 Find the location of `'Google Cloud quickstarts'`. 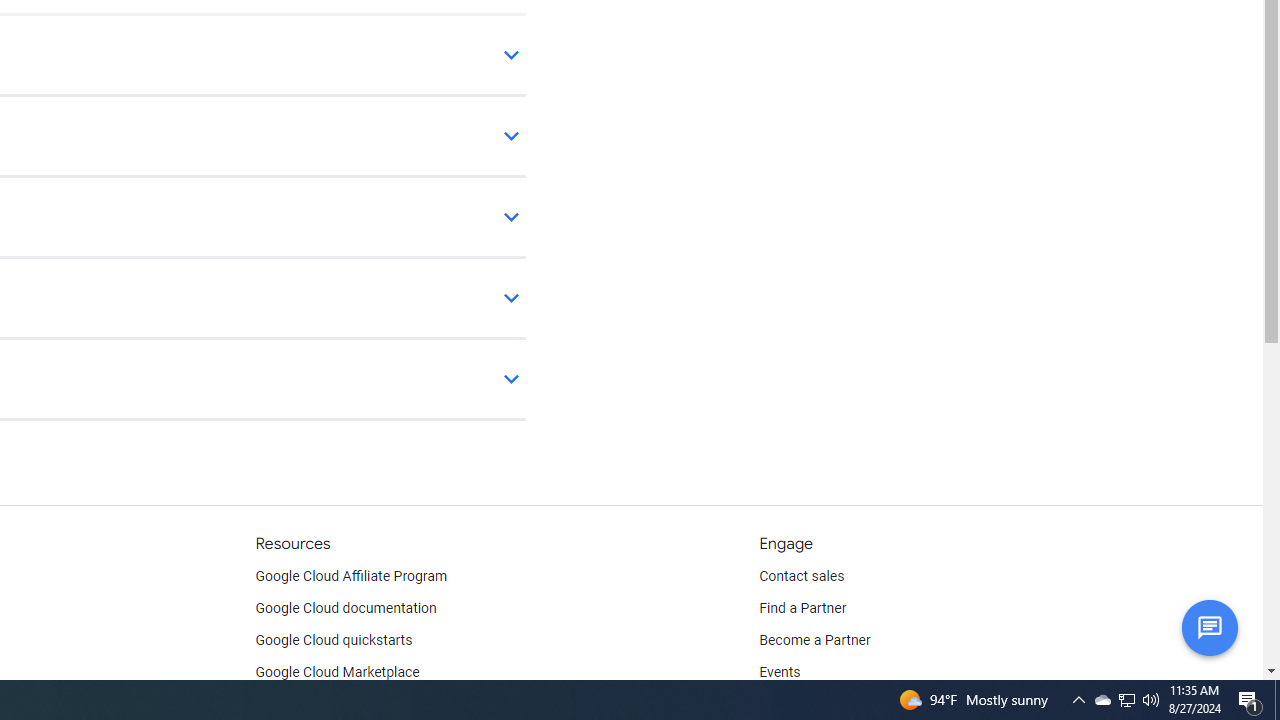

'Google Cloud quickstarts' is located at coordinates (334, 640).